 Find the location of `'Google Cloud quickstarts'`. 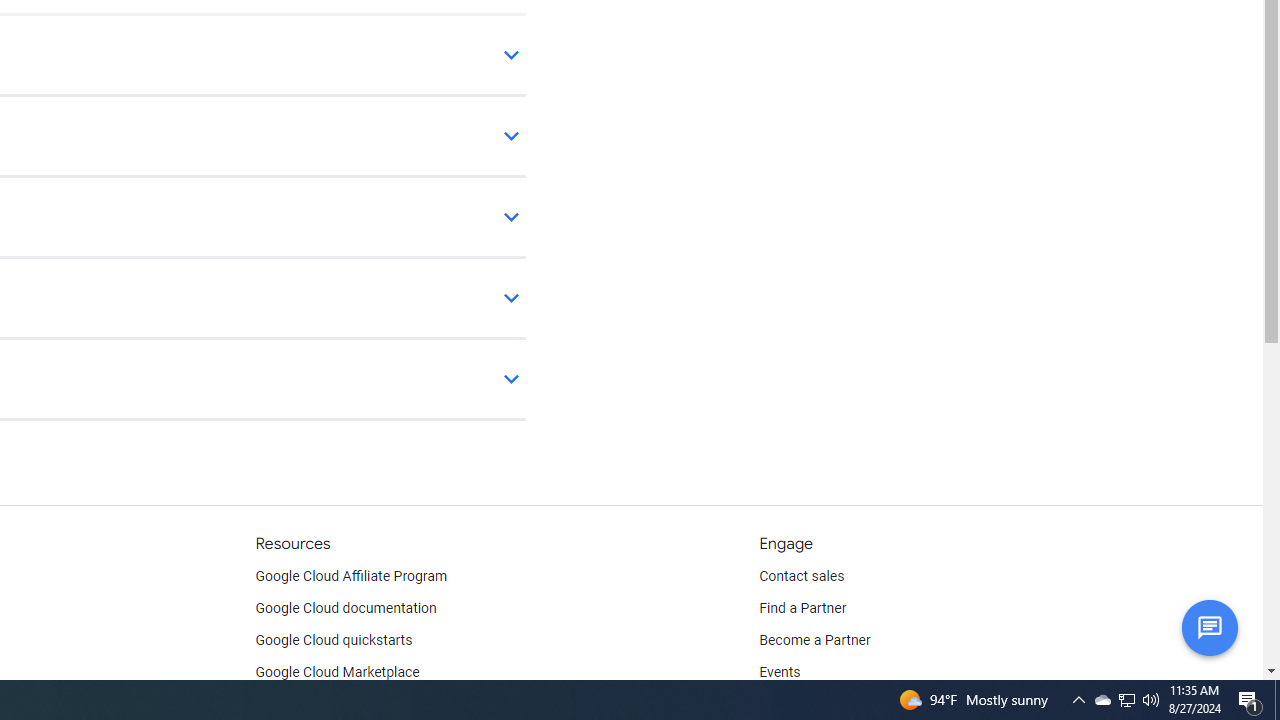

'Google Cloud quickstarts' is located at coordinates (334, 640).